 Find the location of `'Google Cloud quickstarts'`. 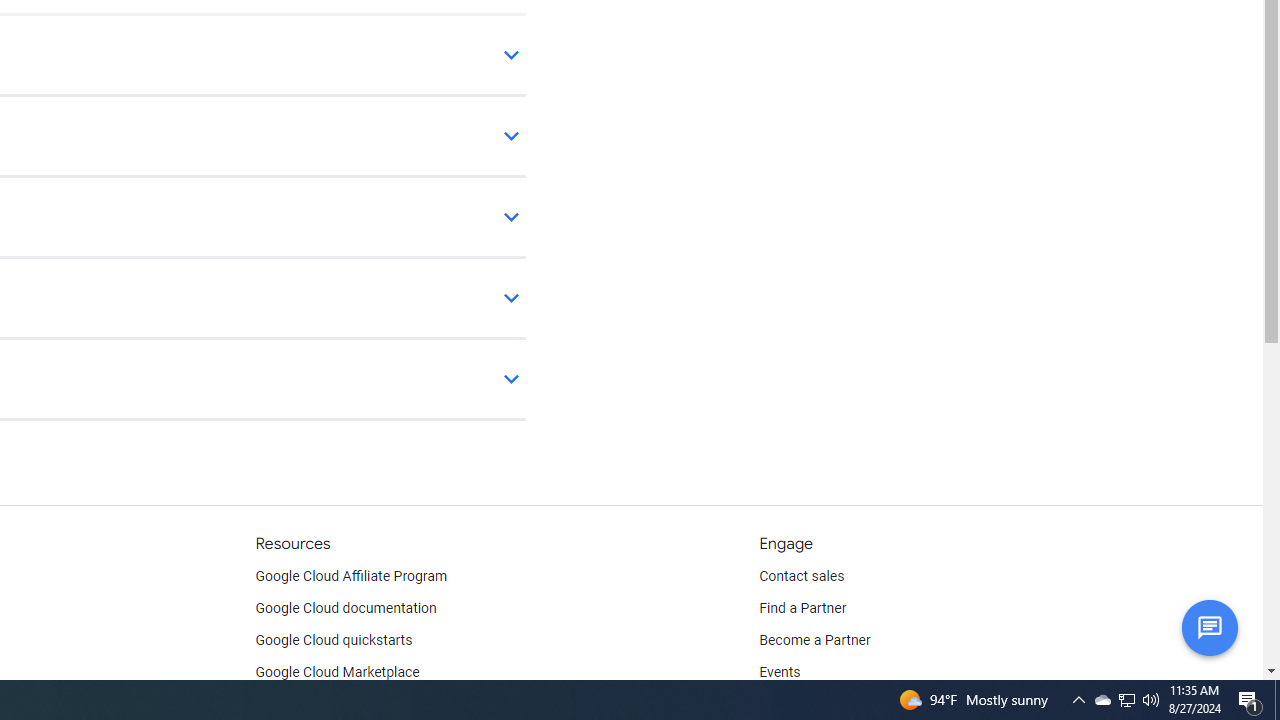

'Google Cloud quickstarts' is located at coordinates (334, 640).